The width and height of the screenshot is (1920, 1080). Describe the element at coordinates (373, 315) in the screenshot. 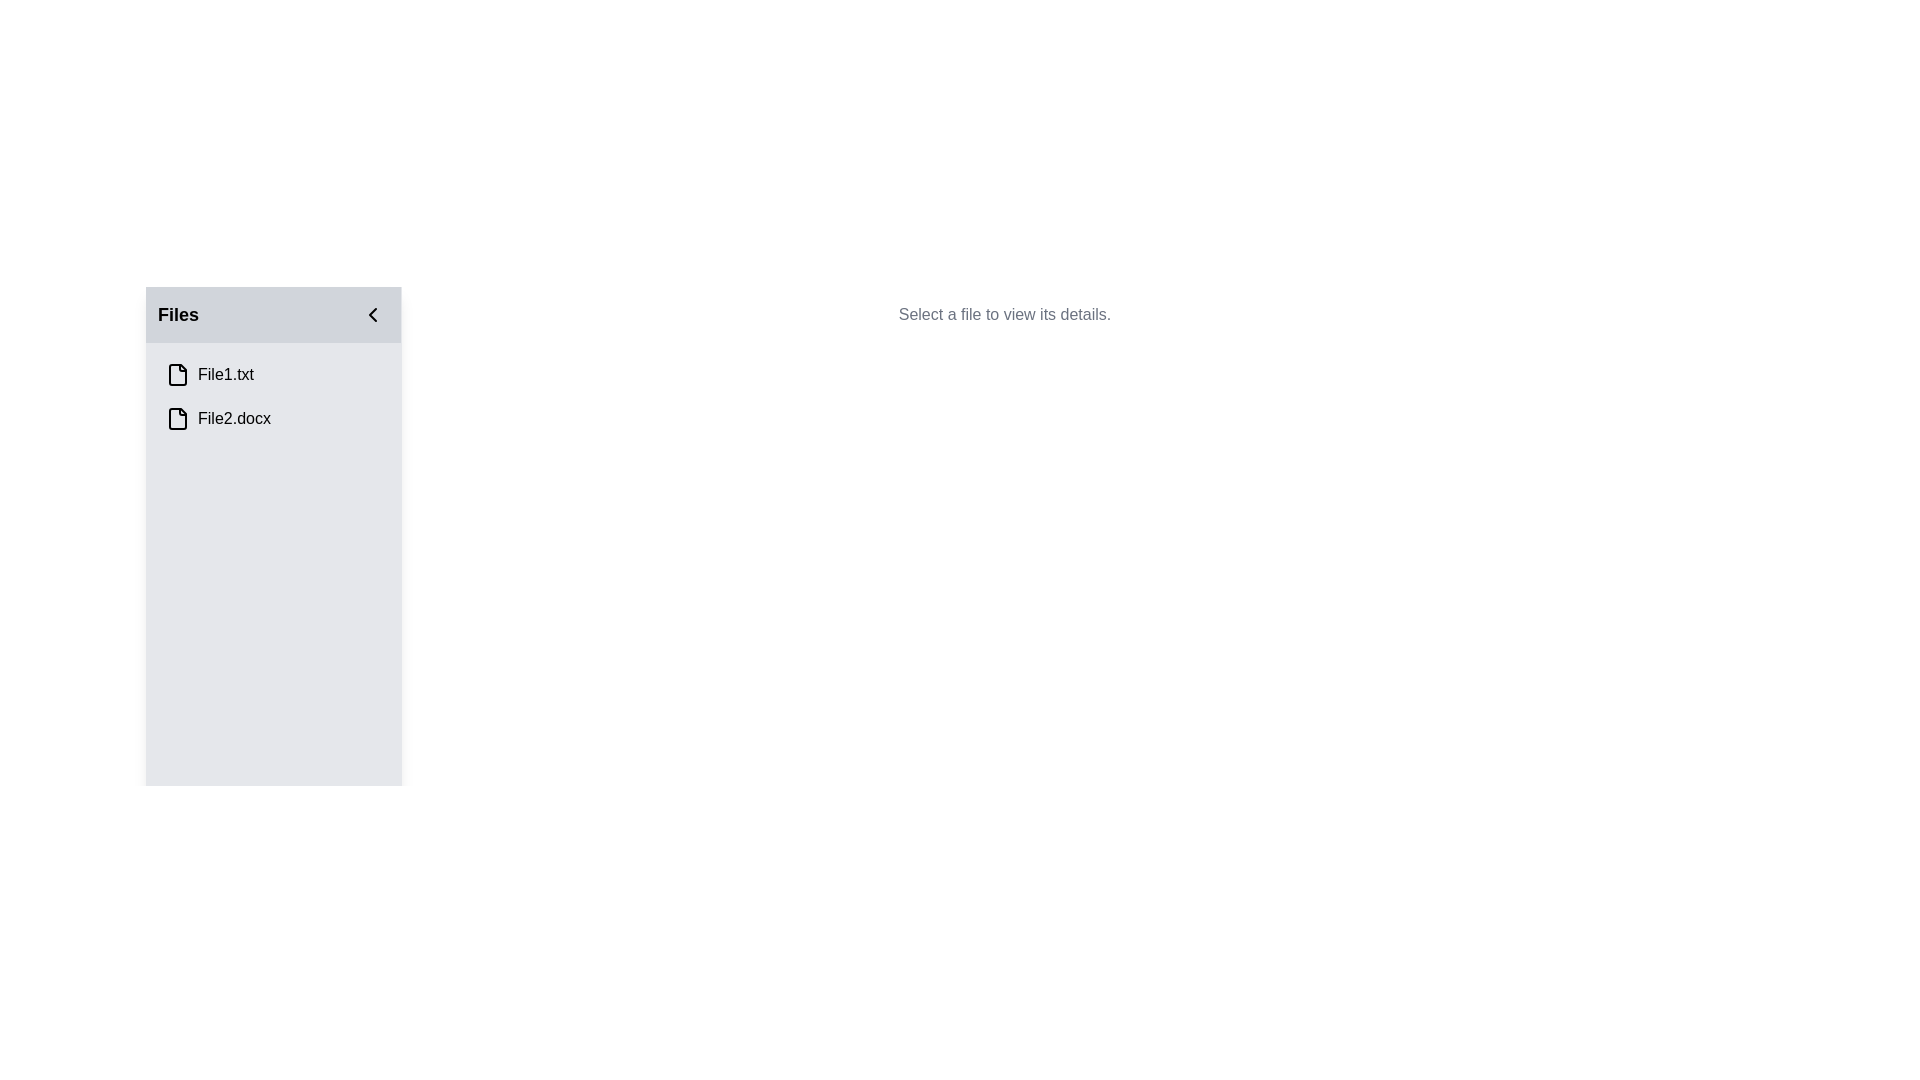

I see `the navigation icon located in the top section of the sidebar, to the right of the 'Files' label` at that location.